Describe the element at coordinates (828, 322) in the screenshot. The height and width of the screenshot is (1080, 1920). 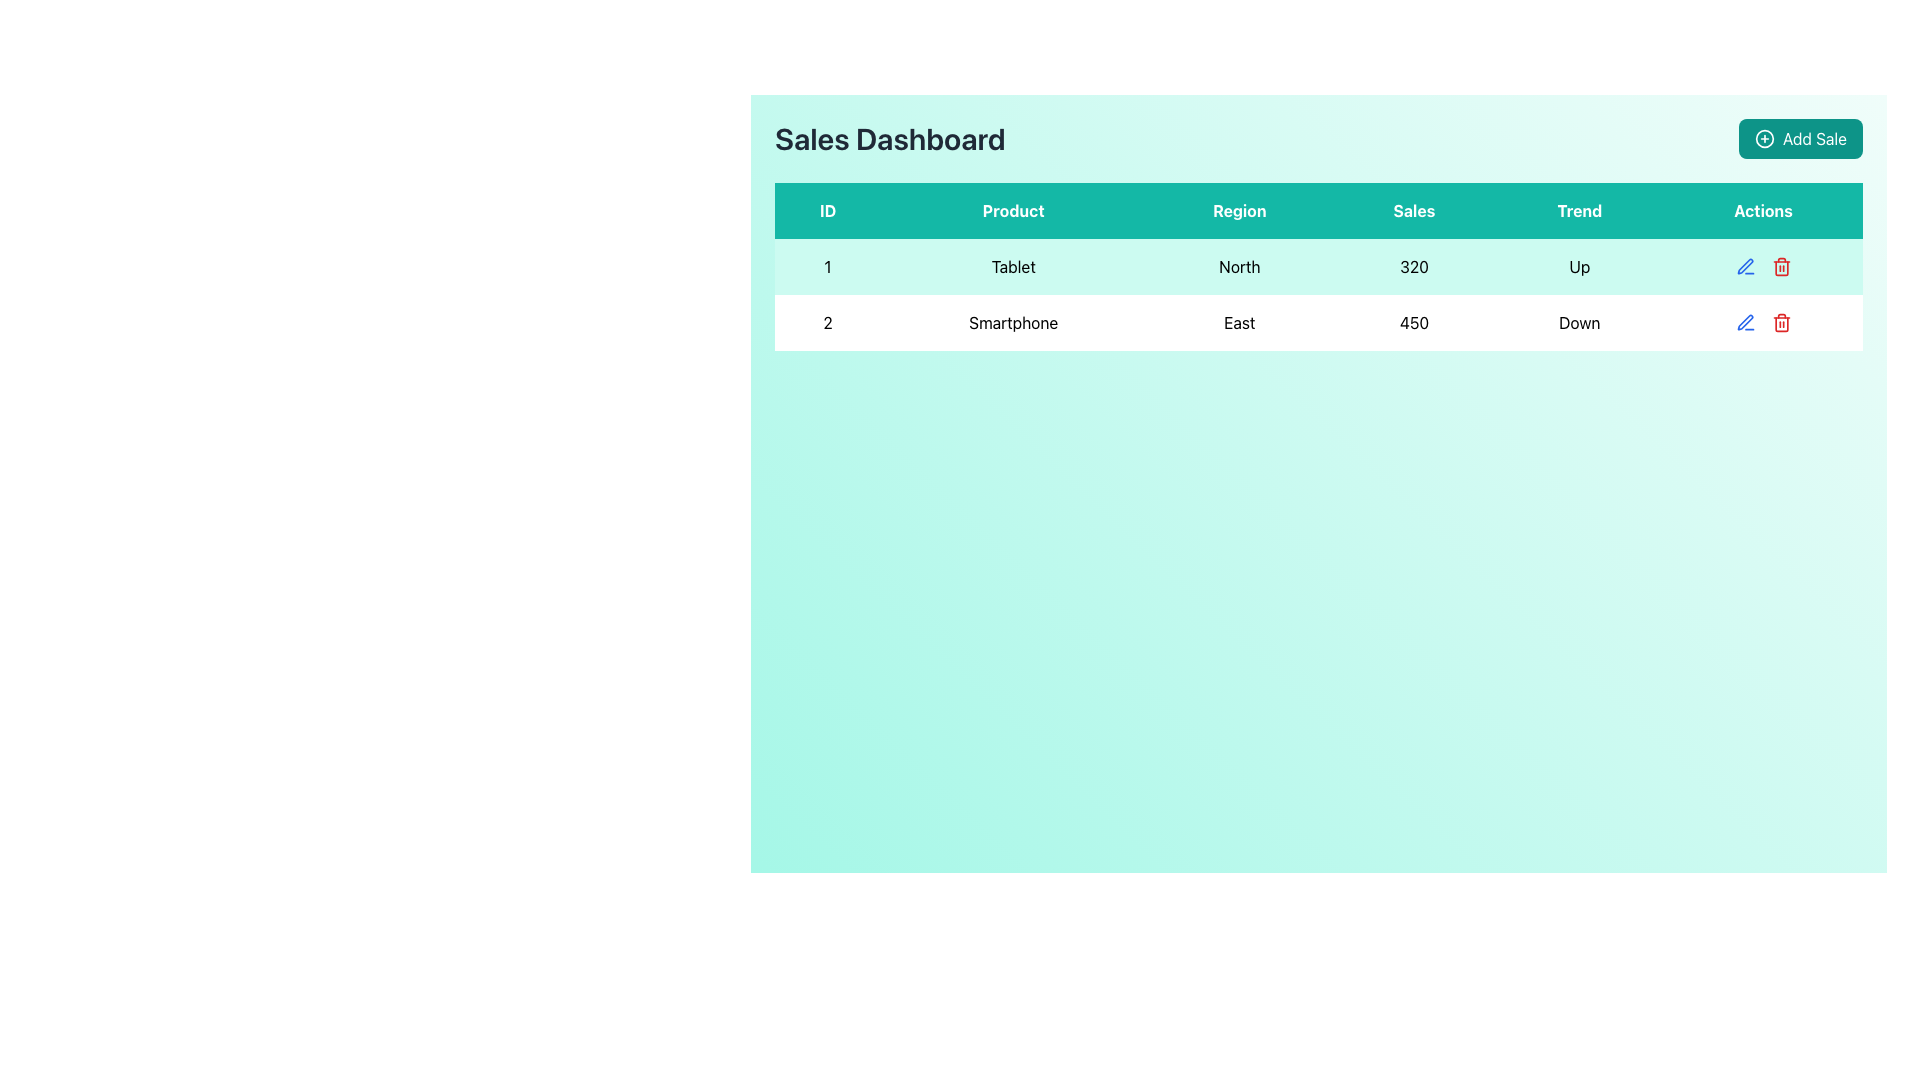
I see `the bold black numeral '2' in the 'ID' column of the second row in the sales table` at that location.